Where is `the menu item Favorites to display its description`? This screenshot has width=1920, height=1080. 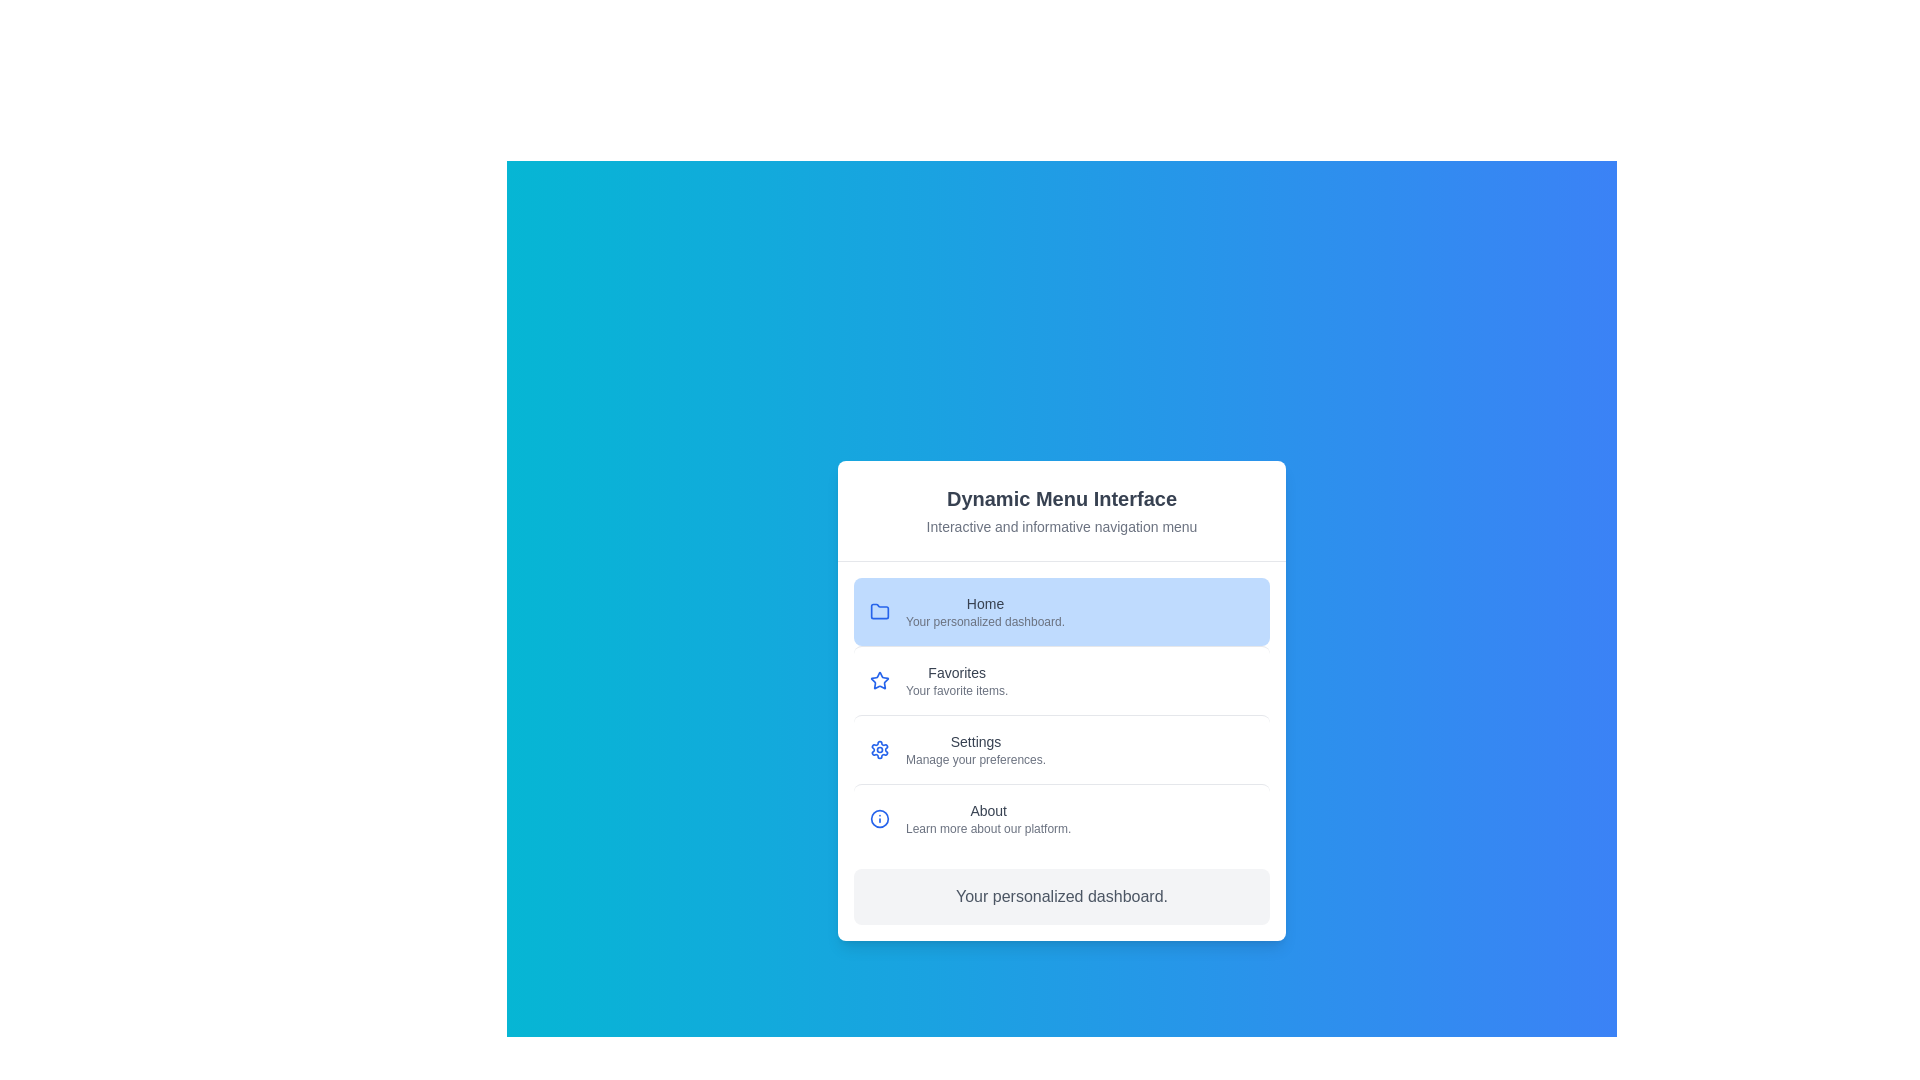 the menu item Favorites to display its description is located at coordinates (1060, 679).